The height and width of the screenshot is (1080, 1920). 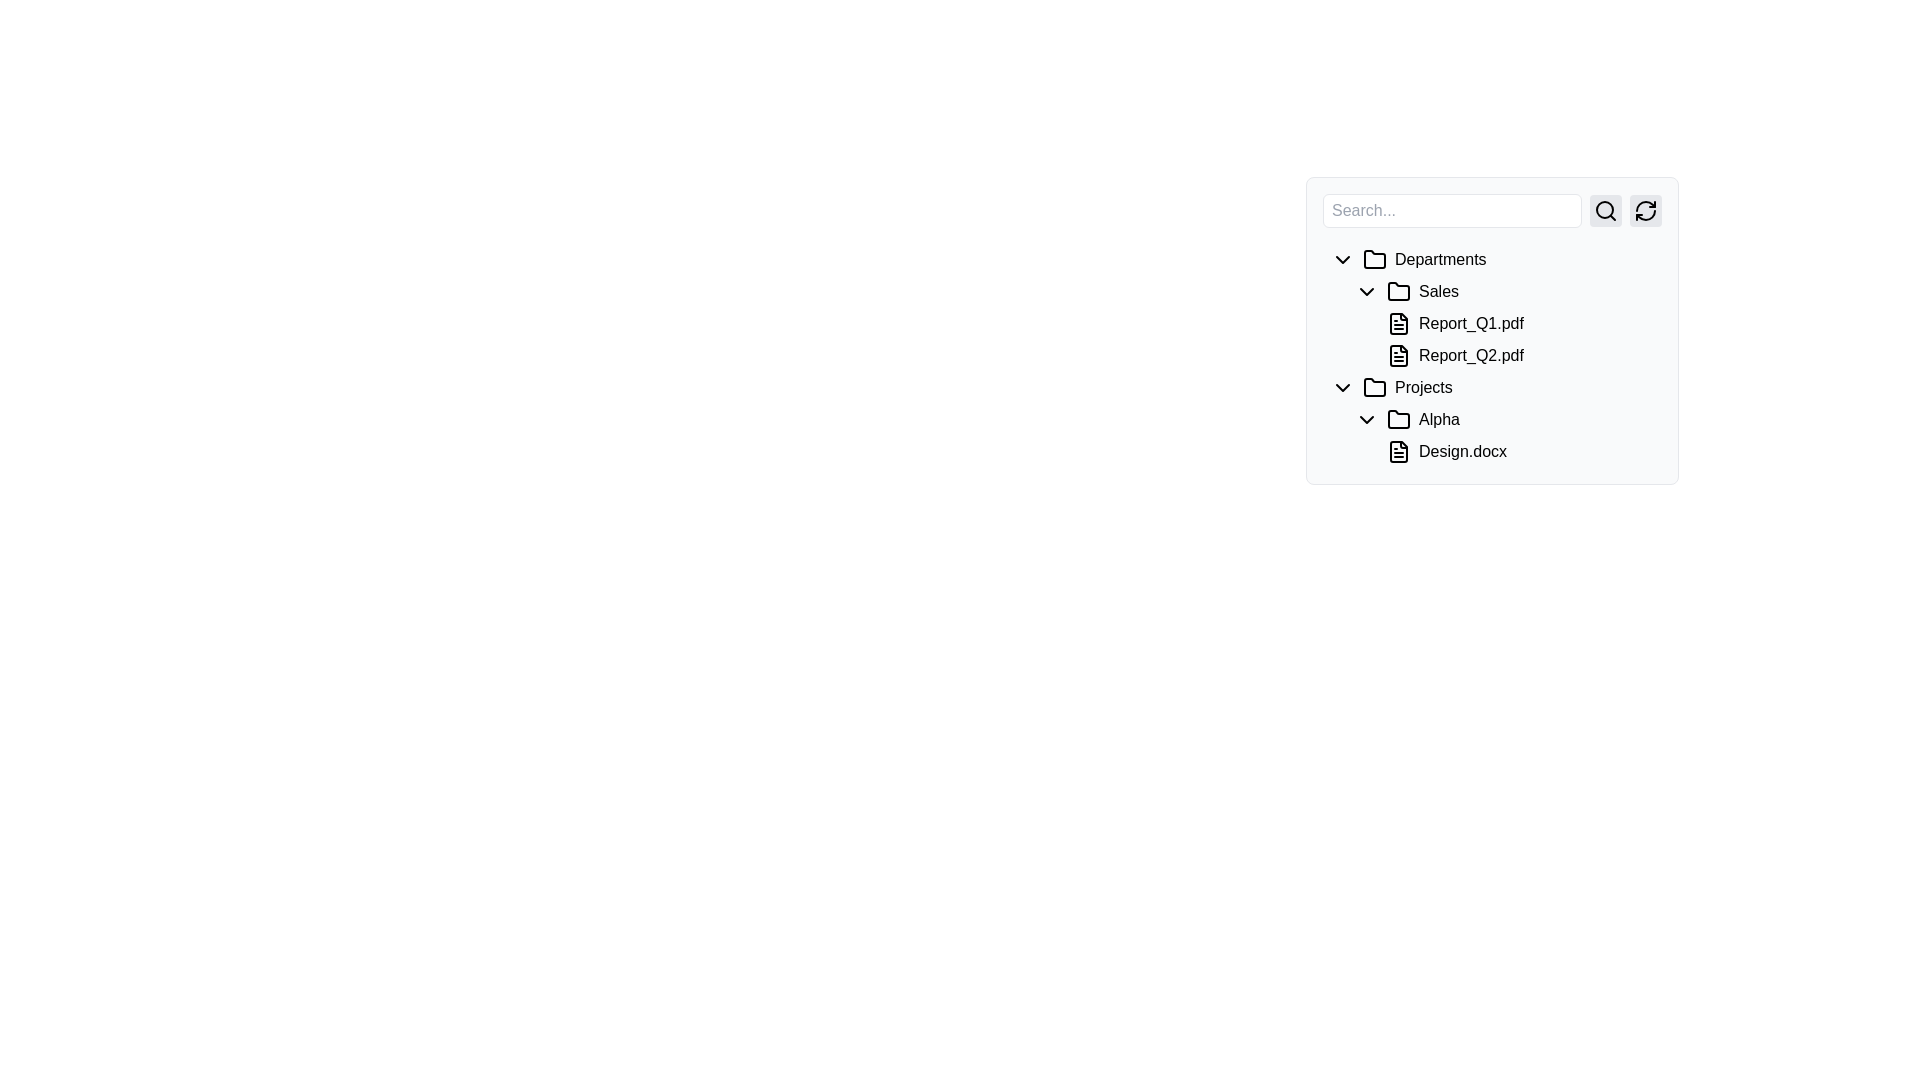 I want to click on the document file icon represented by a sheet-like graphic with a folded top-right corner, located to the left of the text 'Report_Q2.pdf', so click(x=1401, y=354).